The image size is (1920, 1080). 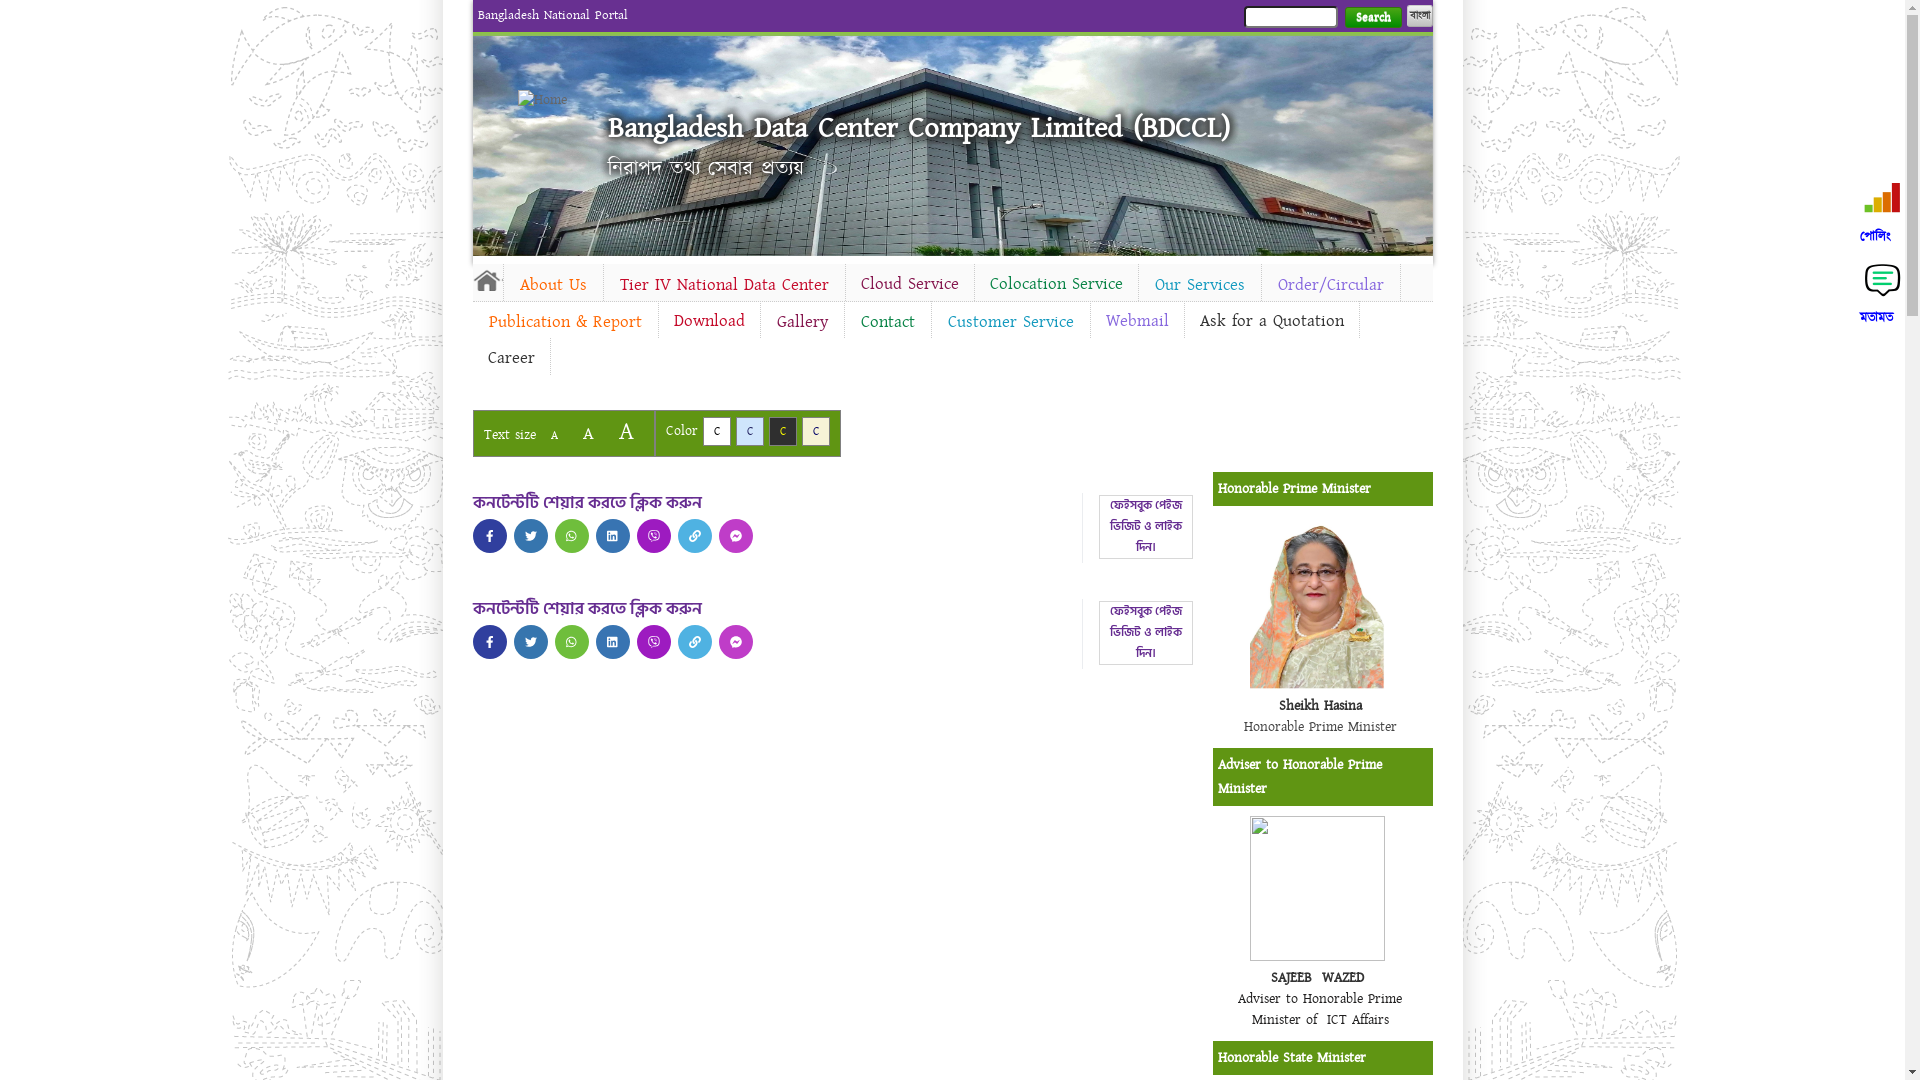 What do you see at coordinates (1054, 284) in the screenshot?
I see `'Colocation Service'` at bounding box center [1054, 284].